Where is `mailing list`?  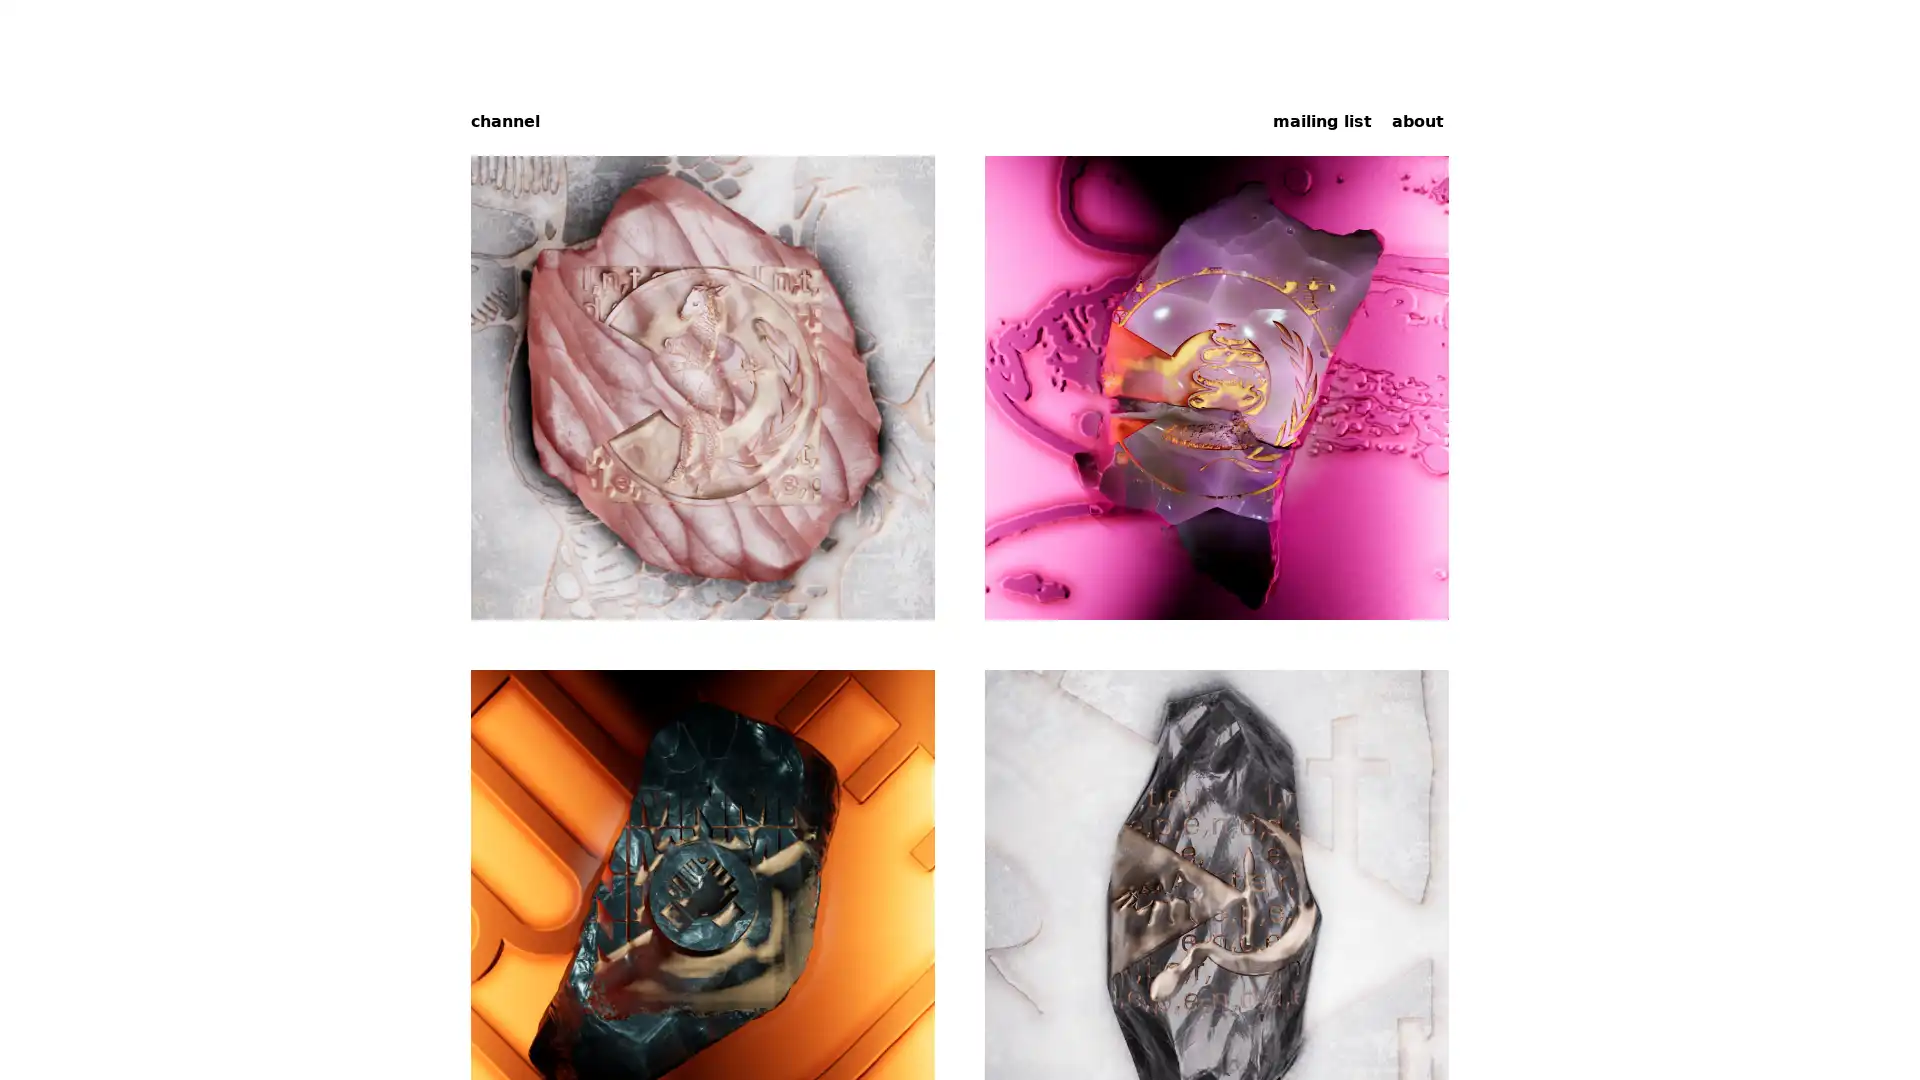
mailing list is located at coordinates (1322, 120).